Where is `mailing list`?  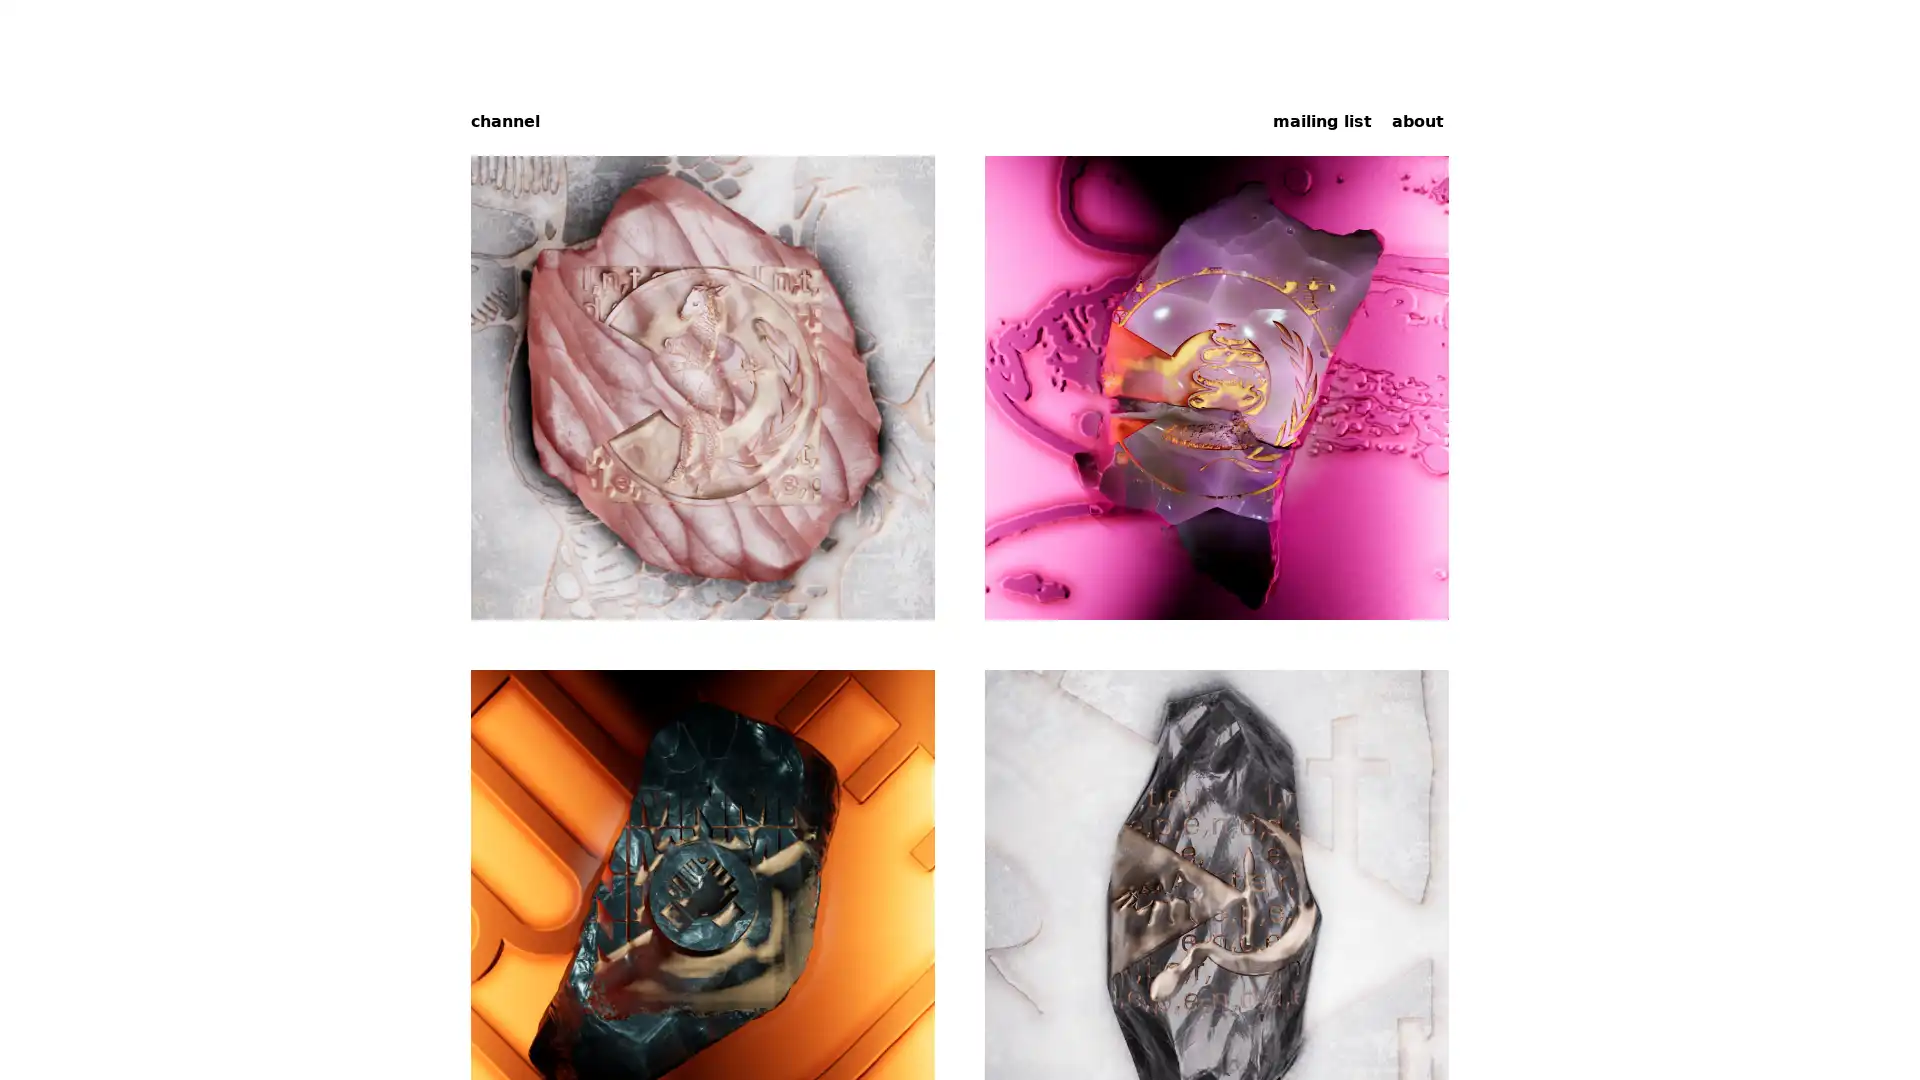
mailing list is located at coordinates (1322, 120).